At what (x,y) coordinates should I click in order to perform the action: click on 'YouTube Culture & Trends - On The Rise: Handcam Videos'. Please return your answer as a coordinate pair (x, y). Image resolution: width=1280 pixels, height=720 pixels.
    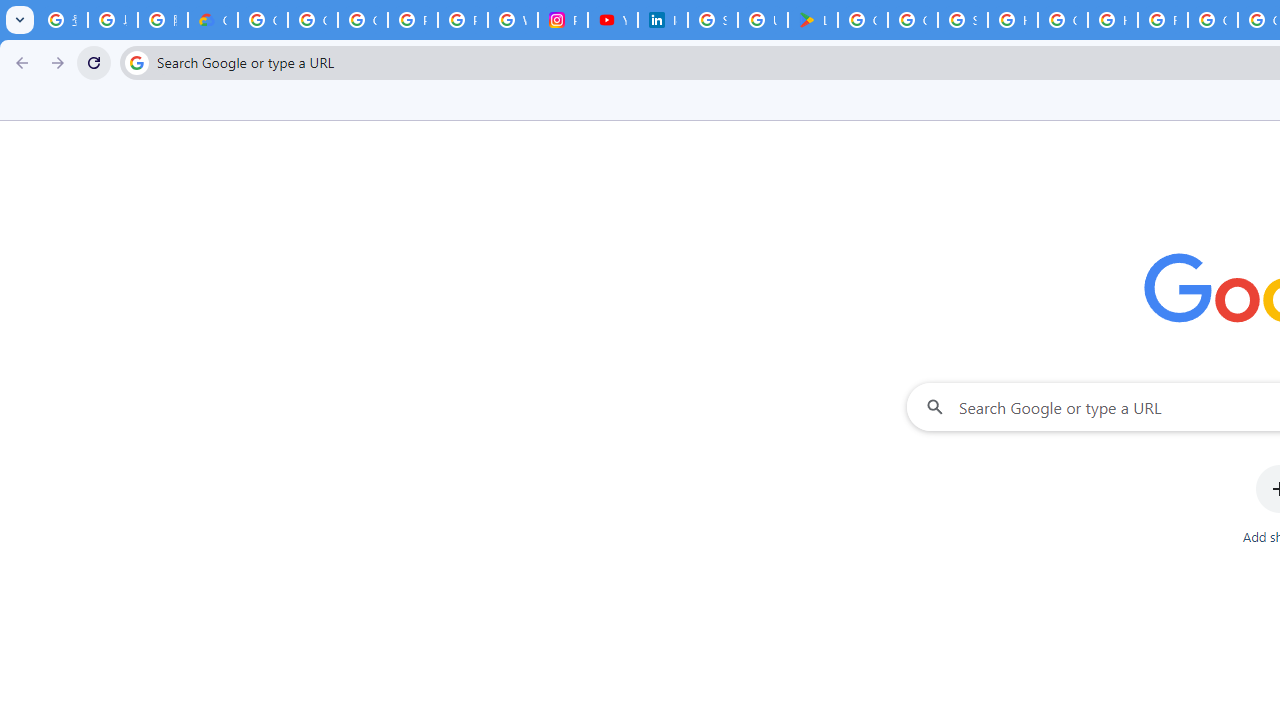
    Looking at the image, I should click on (611, 20).